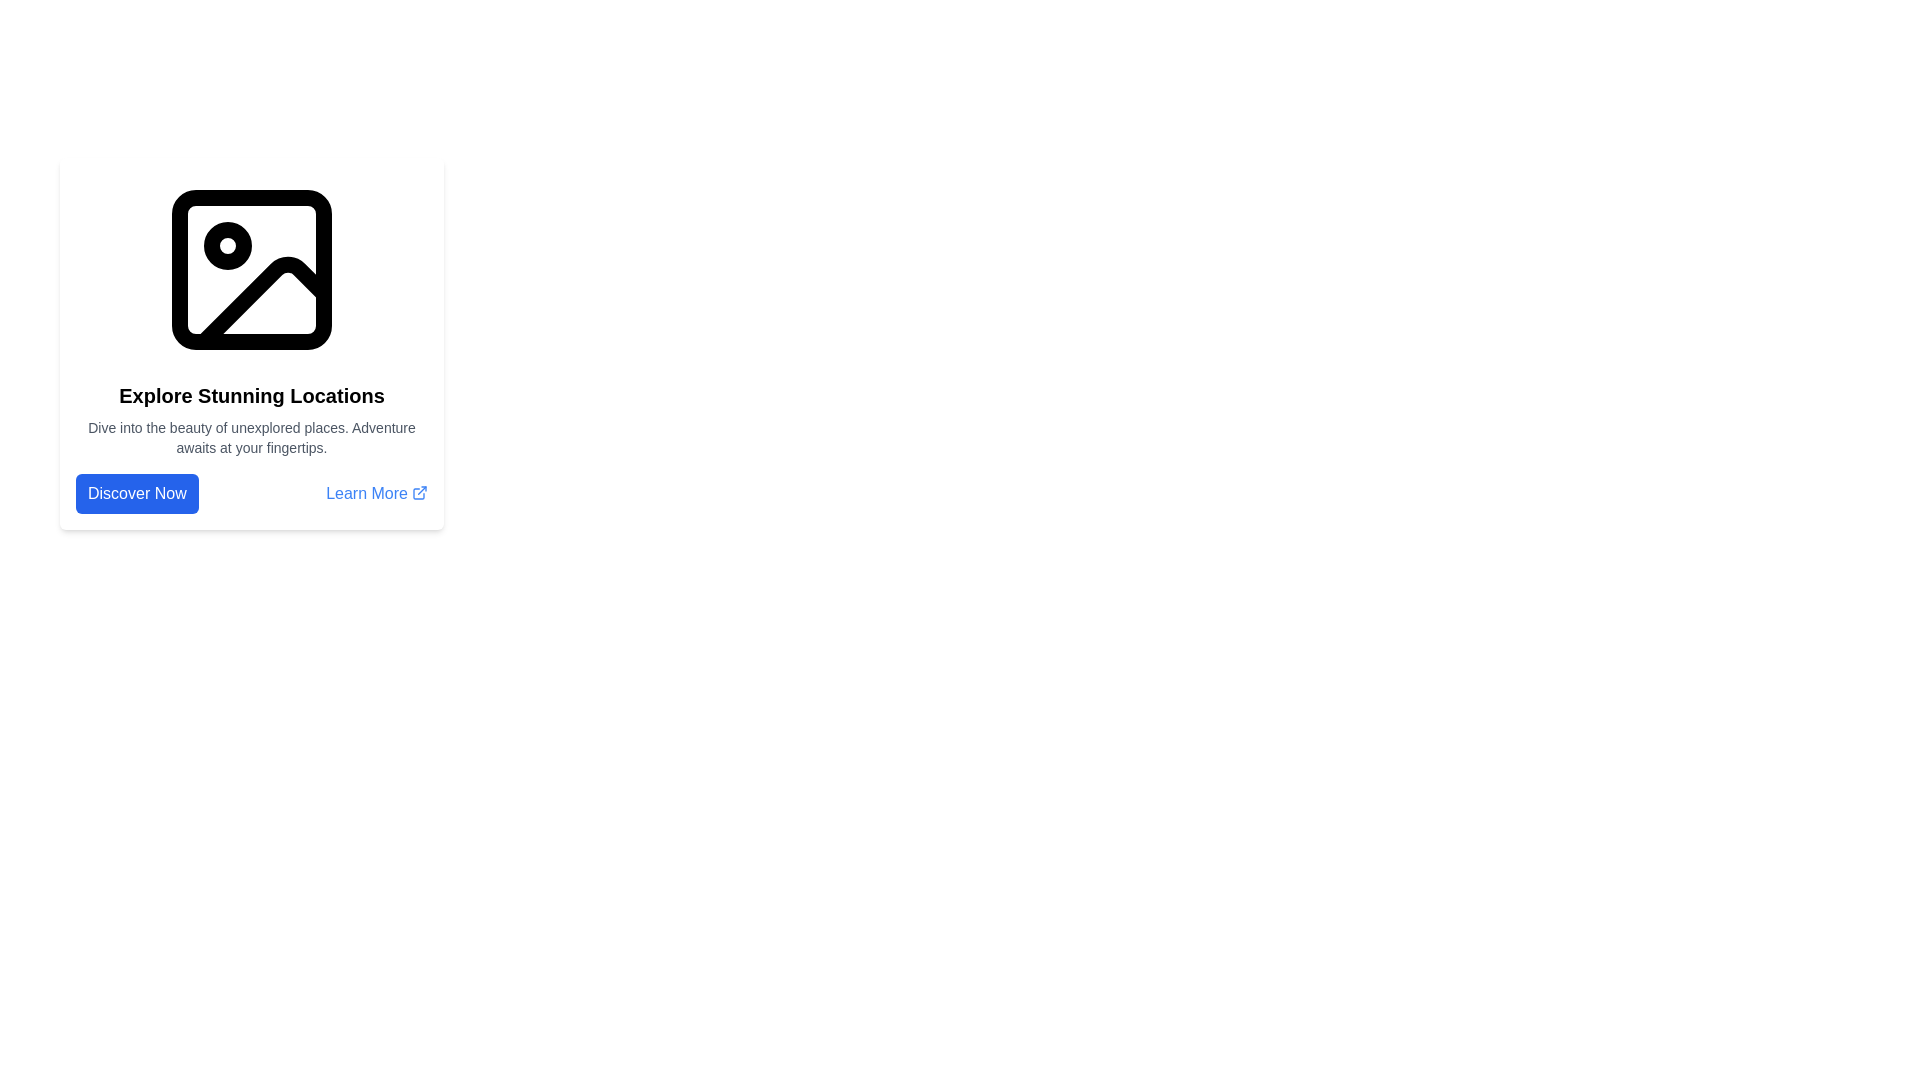 Image resolution: width=1920 pixels, height=1080 pixels. What do you see at coordinates (227, 245) in the screenshot?
I see `small circular SVG Circle element located in the upper-left corner of the icon depicting mountains and sun, which is part of a card layout above location description text` at bounding box center [227, 245].